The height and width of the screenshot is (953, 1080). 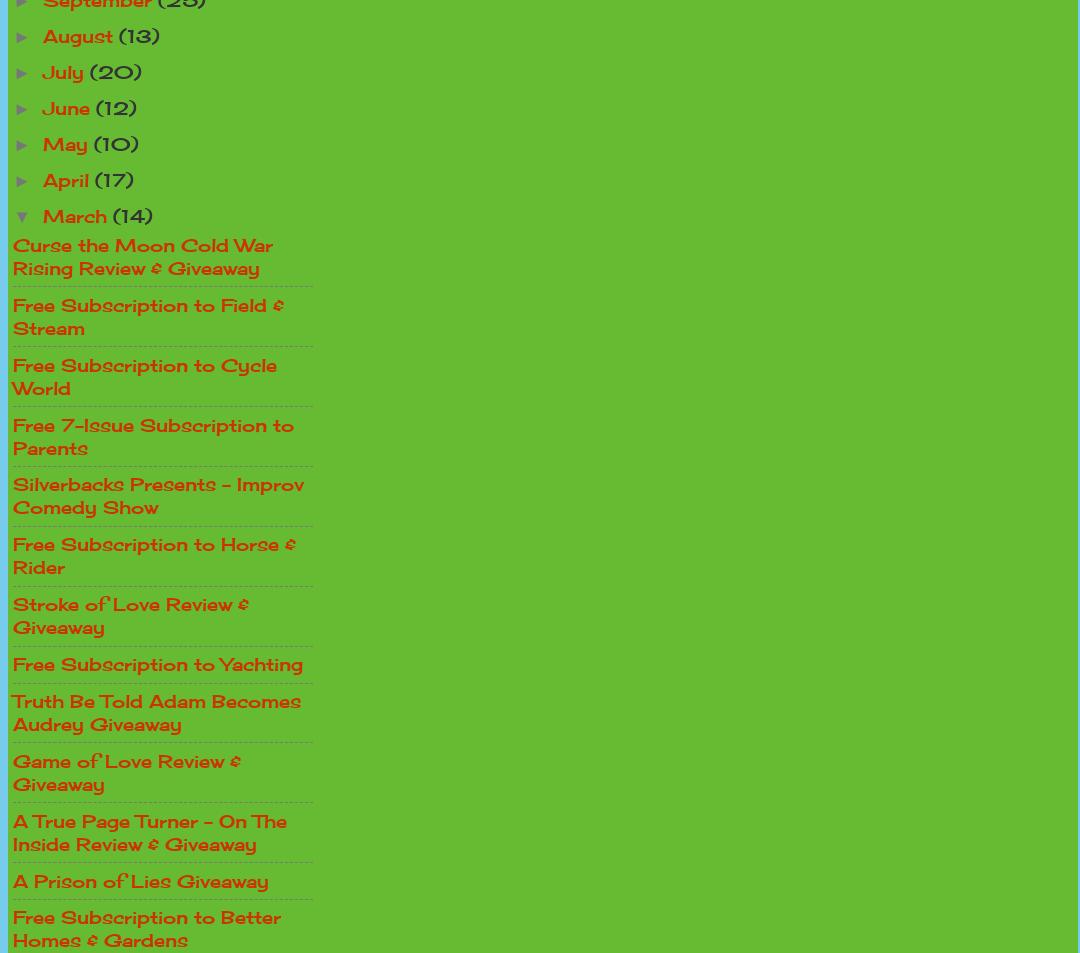 What do you see at coordinates (149, 831) in the screenshot?
I see `'A True Page Turner - On The Inside Review & Giveaway'` at bounding box center [149, 831].